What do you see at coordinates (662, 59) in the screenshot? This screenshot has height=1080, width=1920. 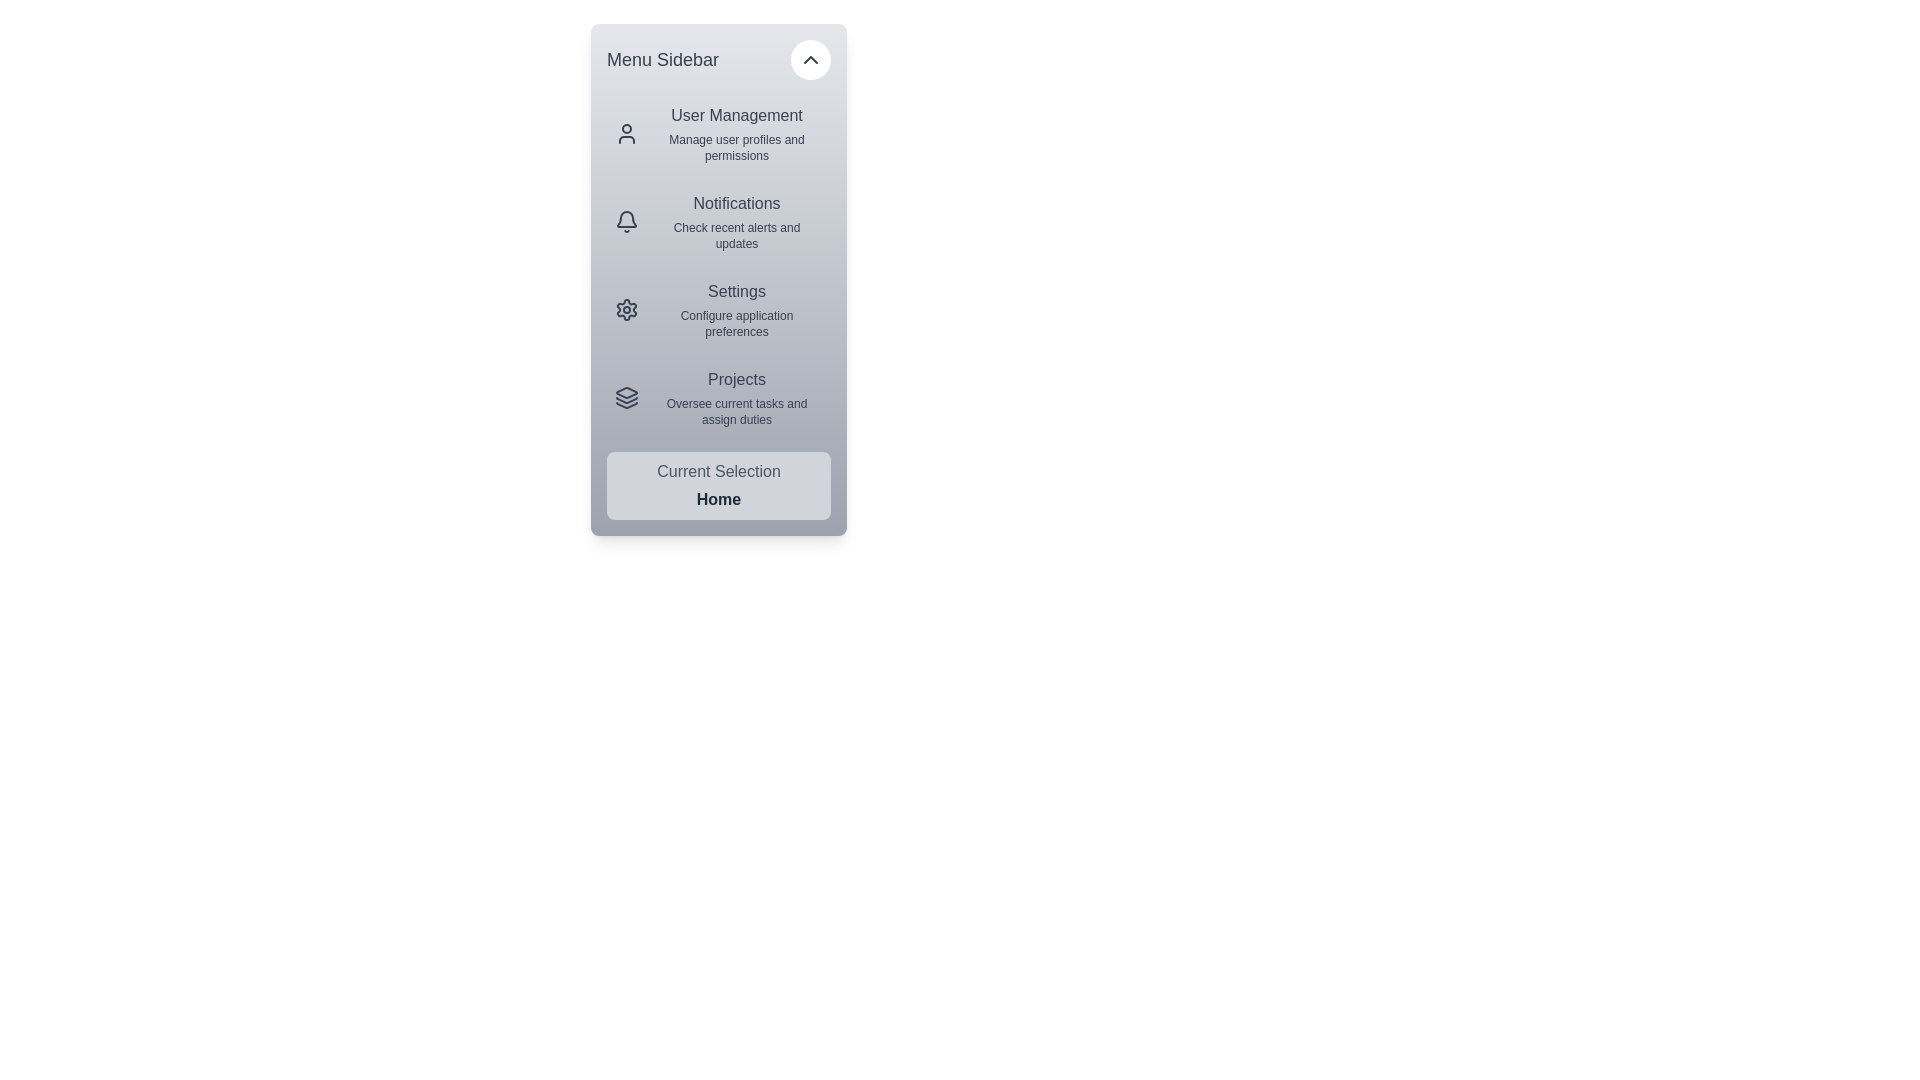 I see `the 'Menu Sidebar' text label, which is a distinct header styled in large, medium-bold dark gray font, located at the top section of the sidebar interface` at bounding box center [662, 59].